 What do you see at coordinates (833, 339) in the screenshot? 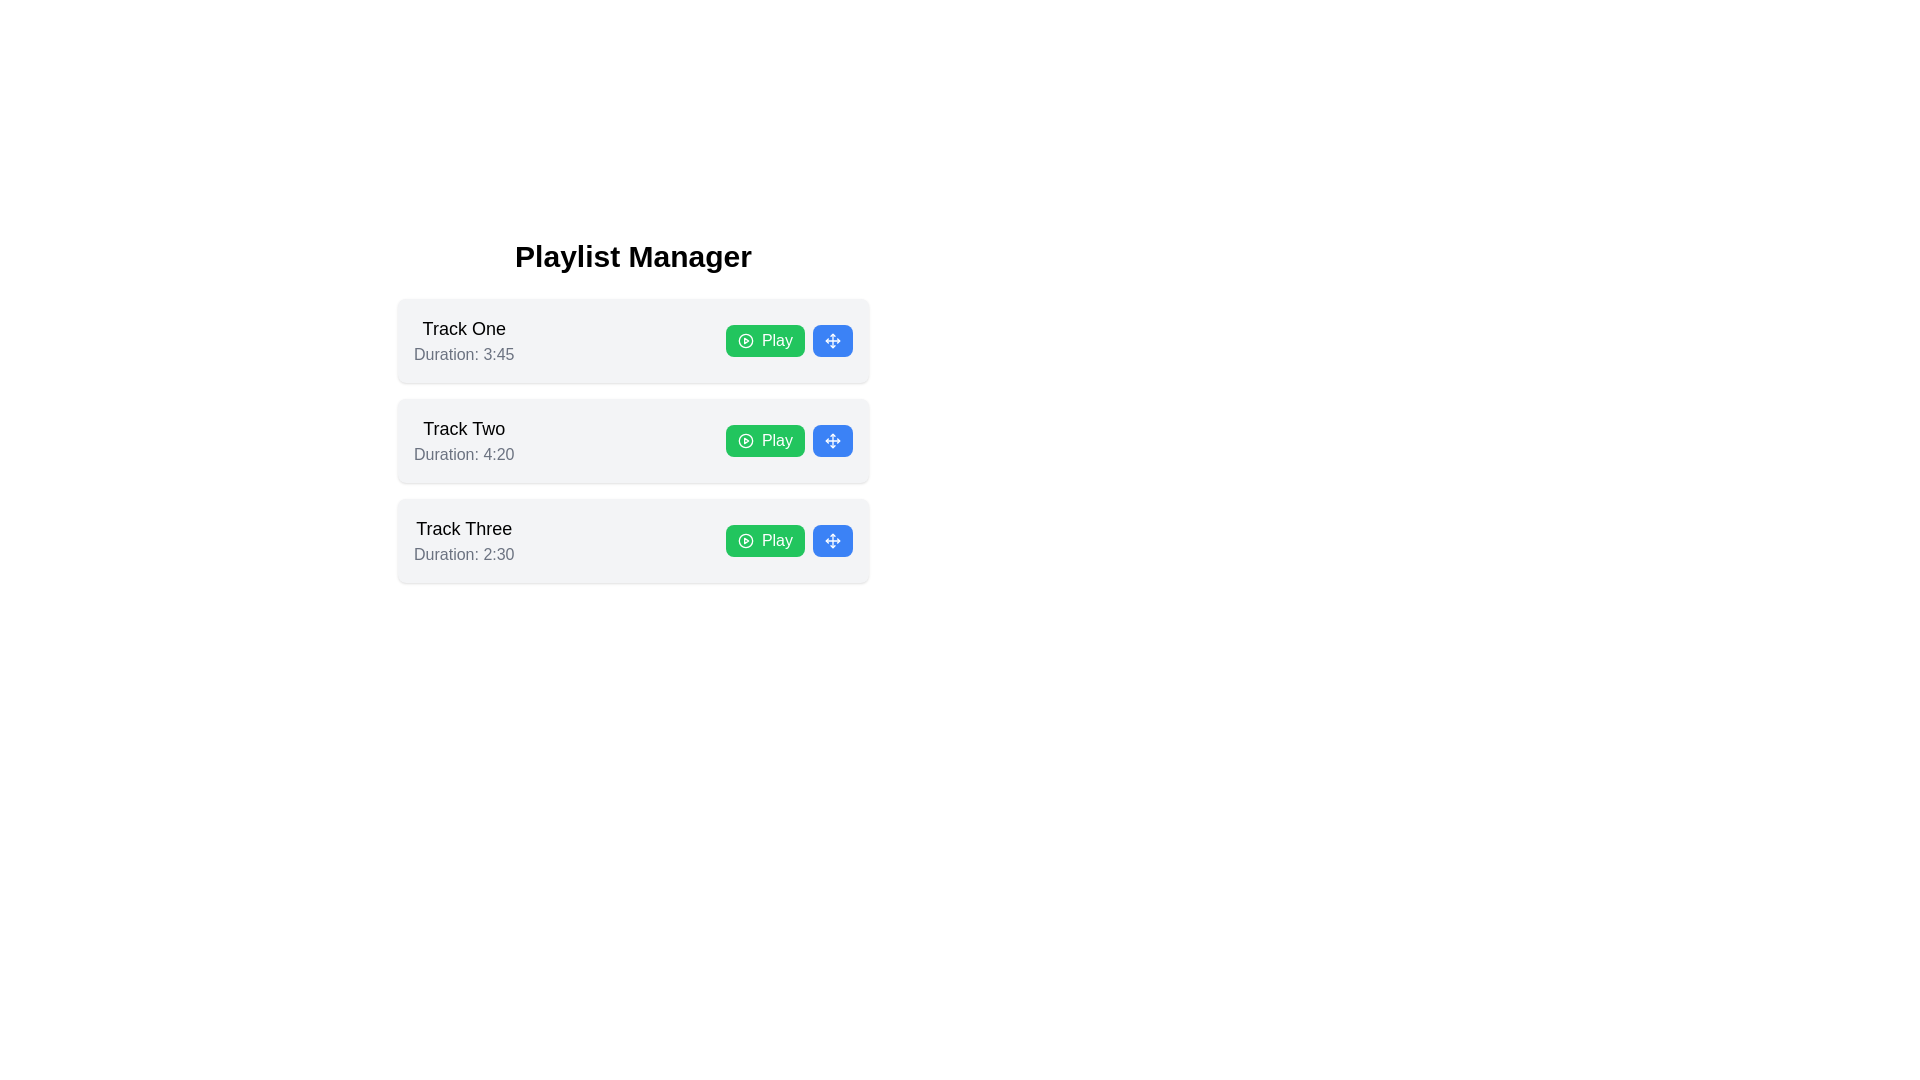
I see `the Drag Handle Icon, which is a move icon with four outward-pointing arrows within a blue circular button, located to the right of the green Play button in the first track card of the Playlist Manager` at bounding box center [833, 339].